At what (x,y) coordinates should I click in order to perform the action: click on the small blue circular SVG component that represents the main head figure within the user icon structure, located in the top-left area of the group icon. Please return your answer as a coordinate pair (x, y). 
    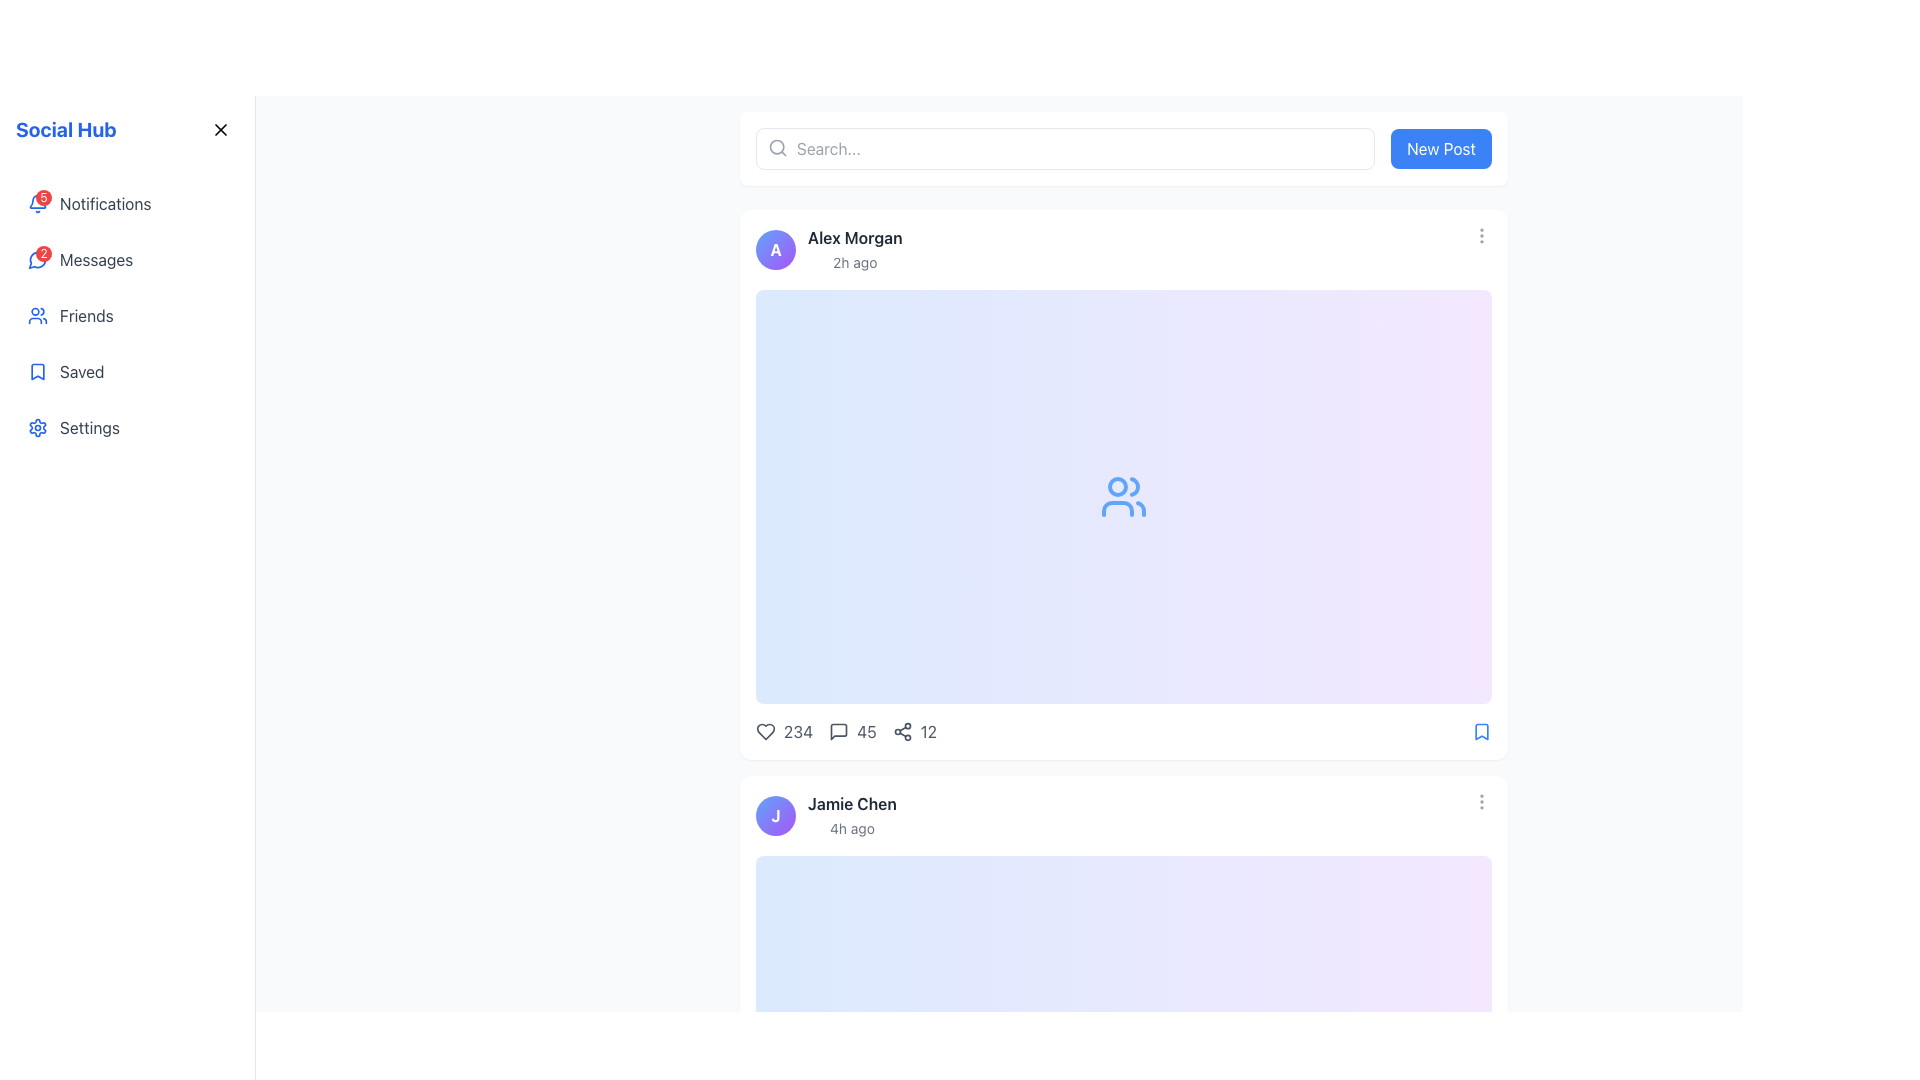
    Looking at the image, I should click on (1117, 486).